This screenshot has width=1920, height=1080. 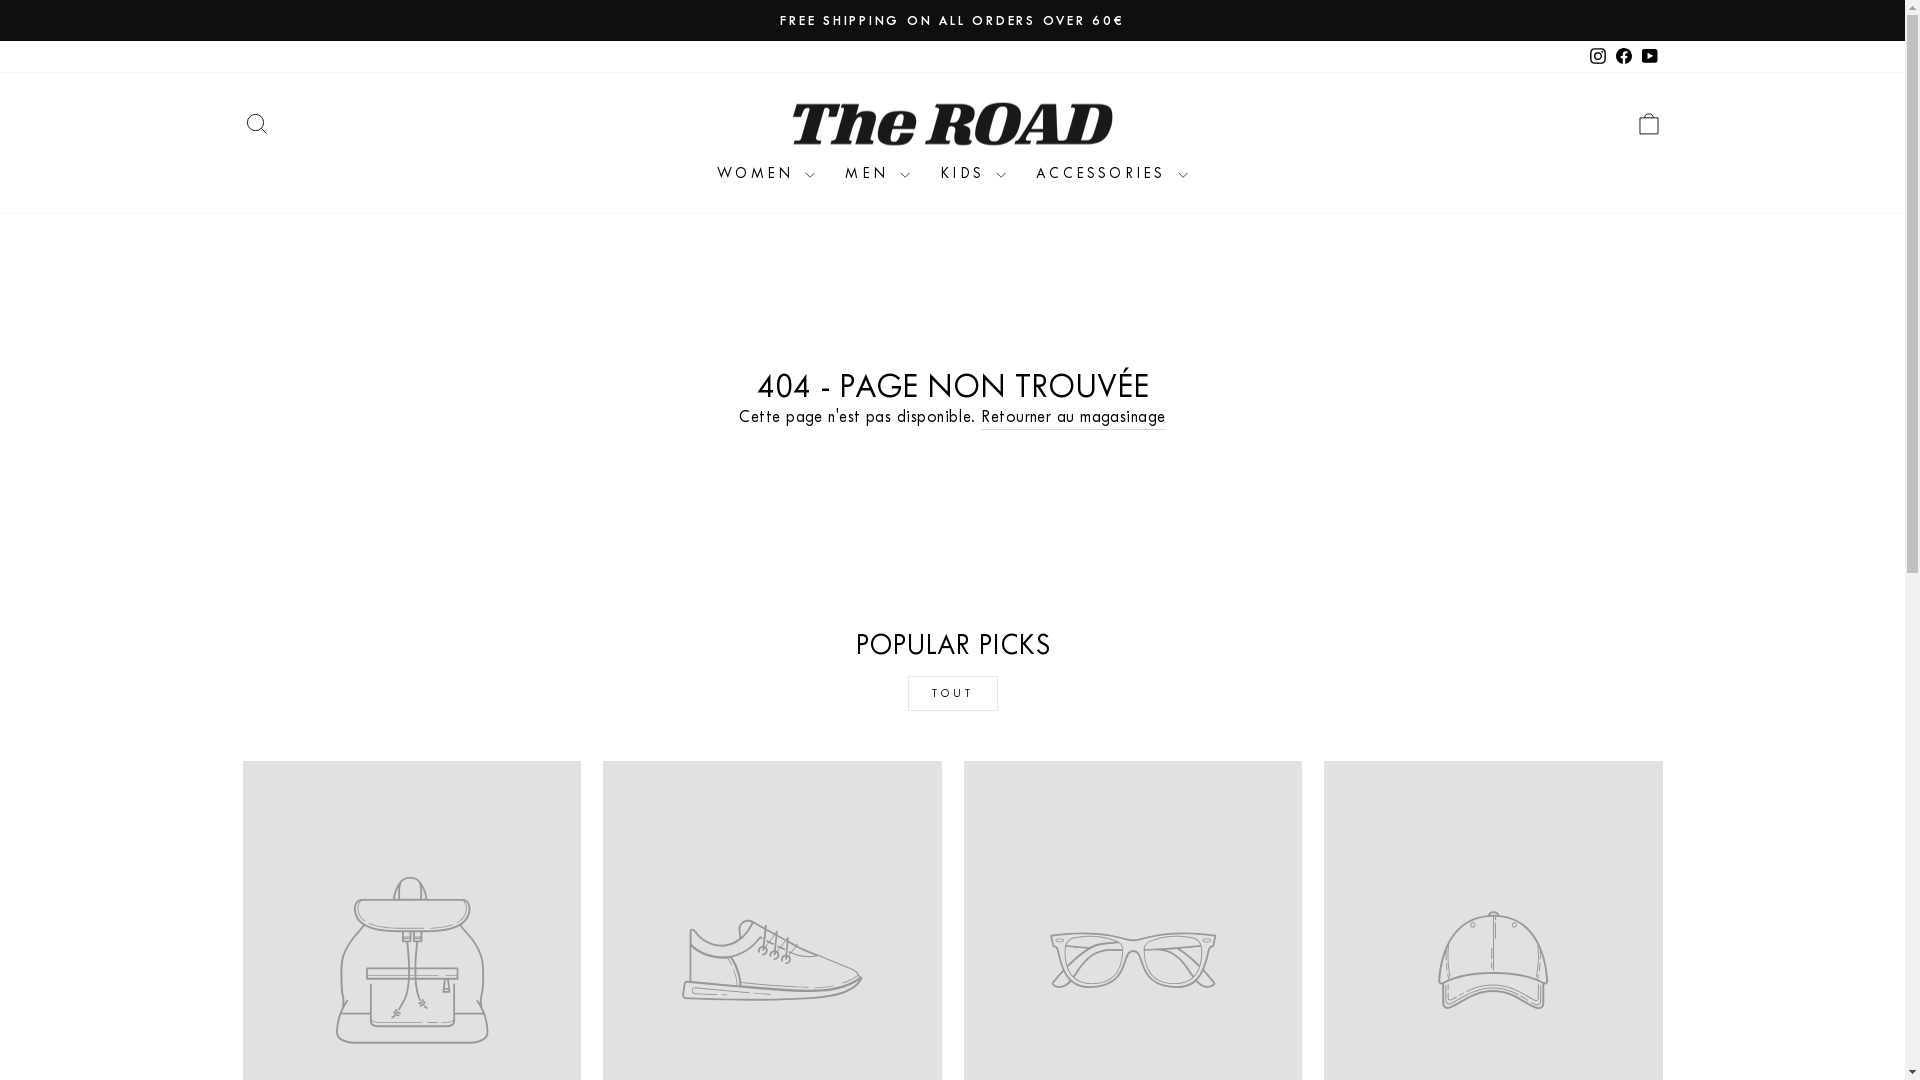 I want to click on 'instagram, so click(x=1583, y=55).